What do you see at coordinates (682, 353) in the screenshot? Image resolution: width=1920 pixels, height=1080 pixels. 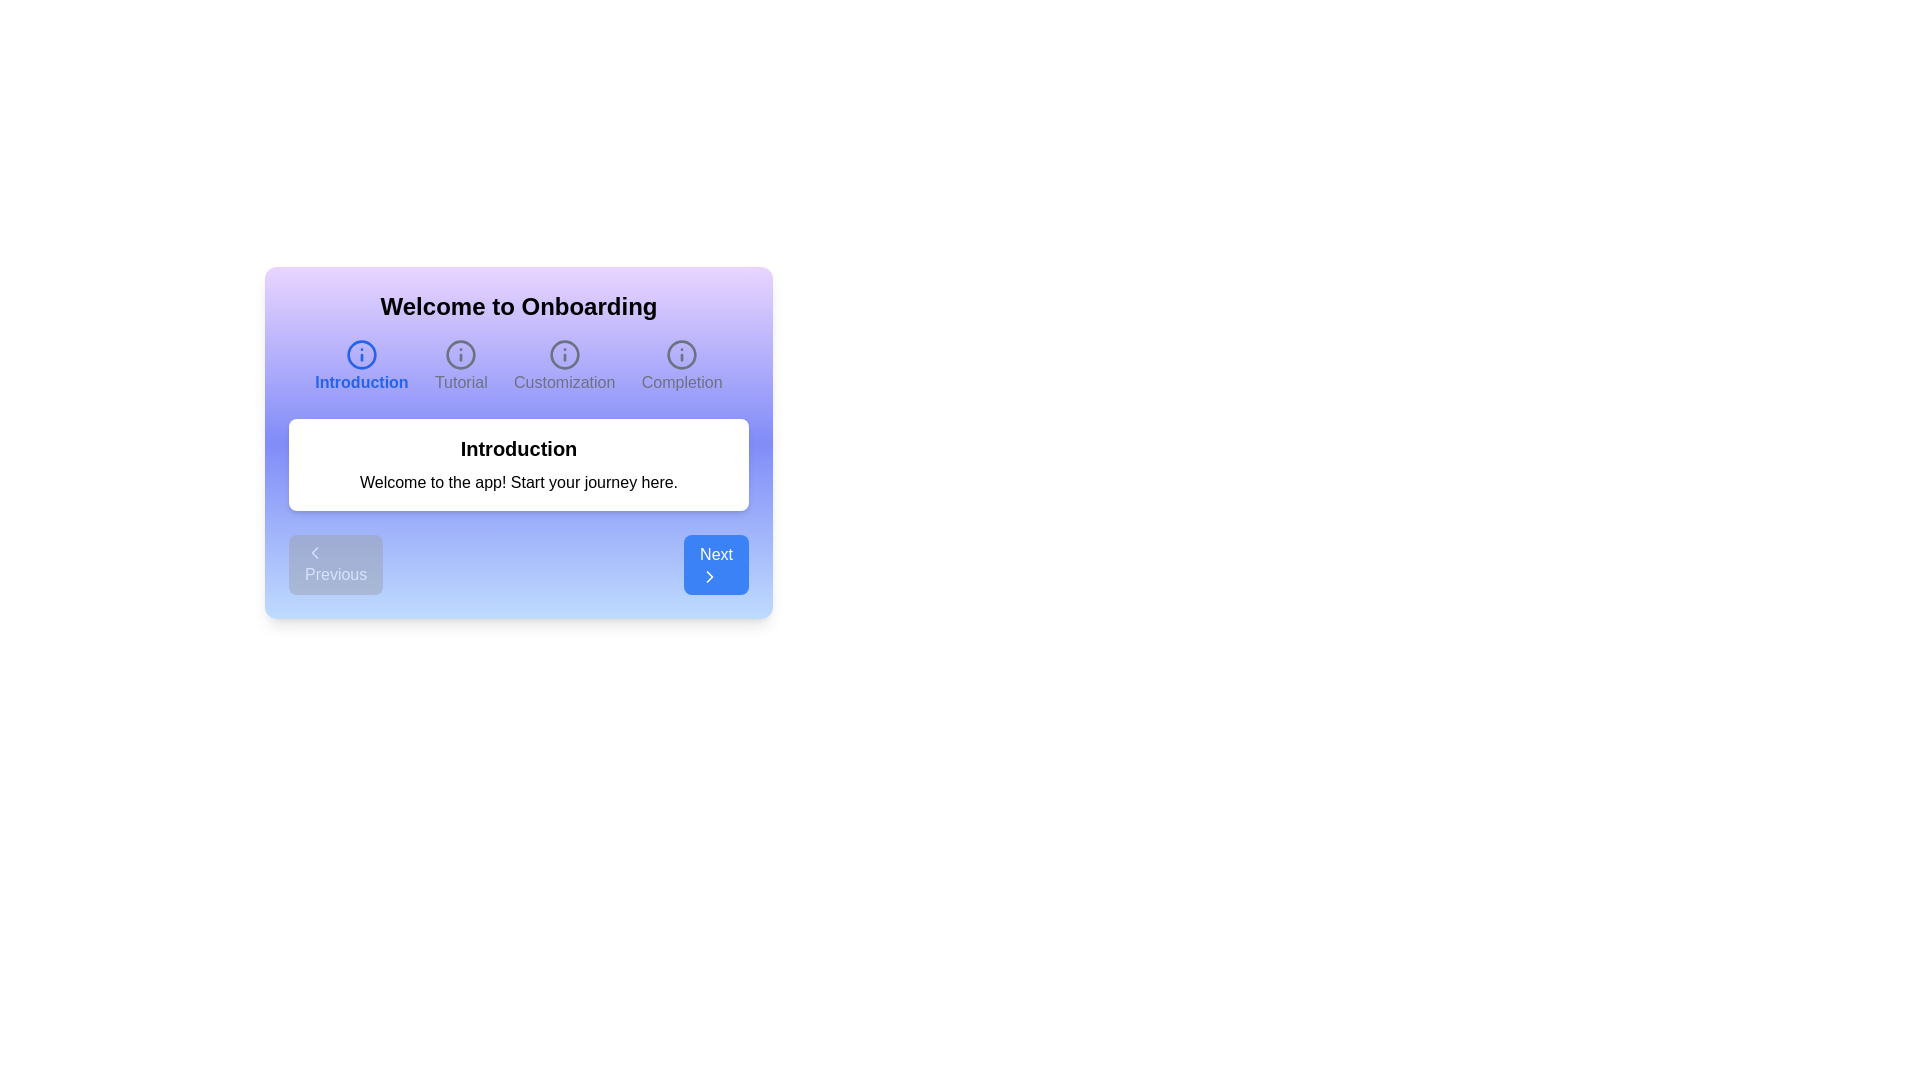 I see `the circular icon with an 'i' symbol, which is styled with a gray outline and located on the far right among the navigation items corresponding to the 'Completion' section` at bounding box center [682, 353].